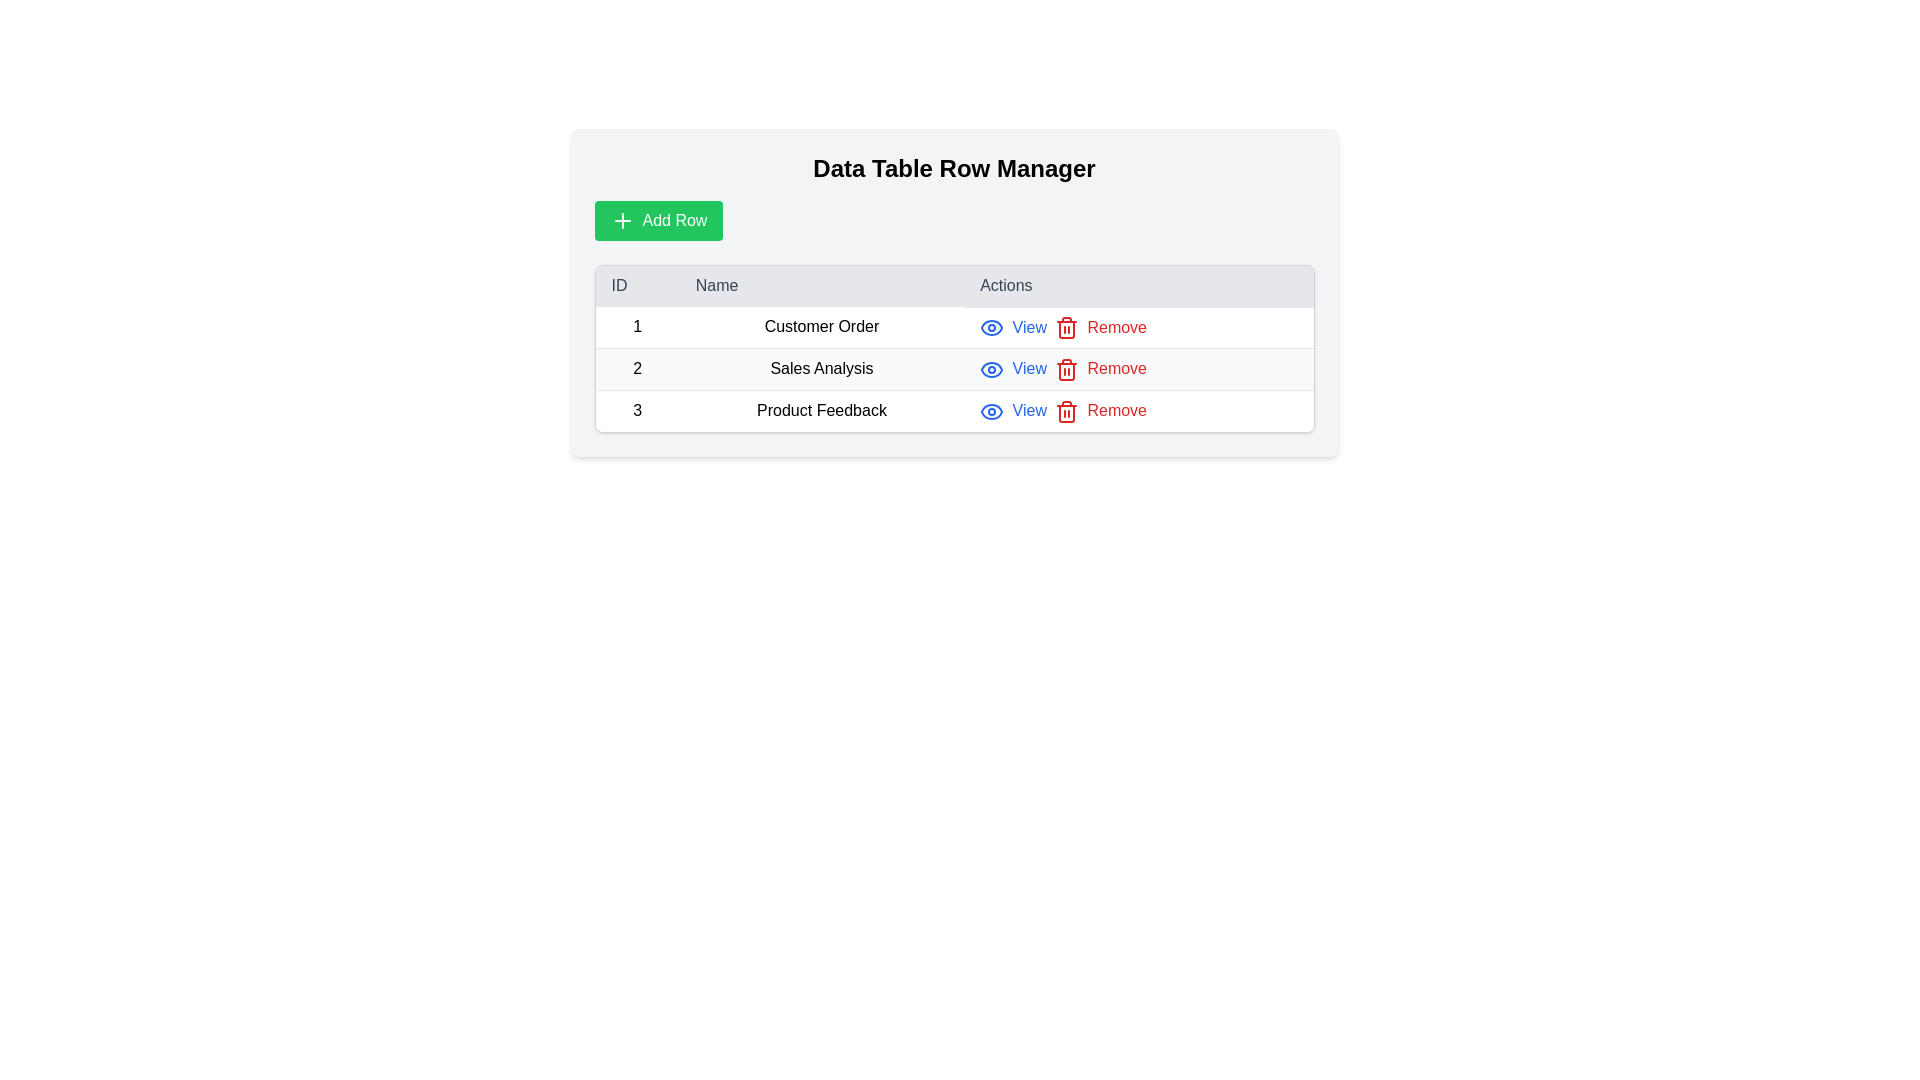  I want to click on text of the bold title element displaying 'Data Table Row Manager', which is positioned above the green 'Add Row' button, so click(953, 168).